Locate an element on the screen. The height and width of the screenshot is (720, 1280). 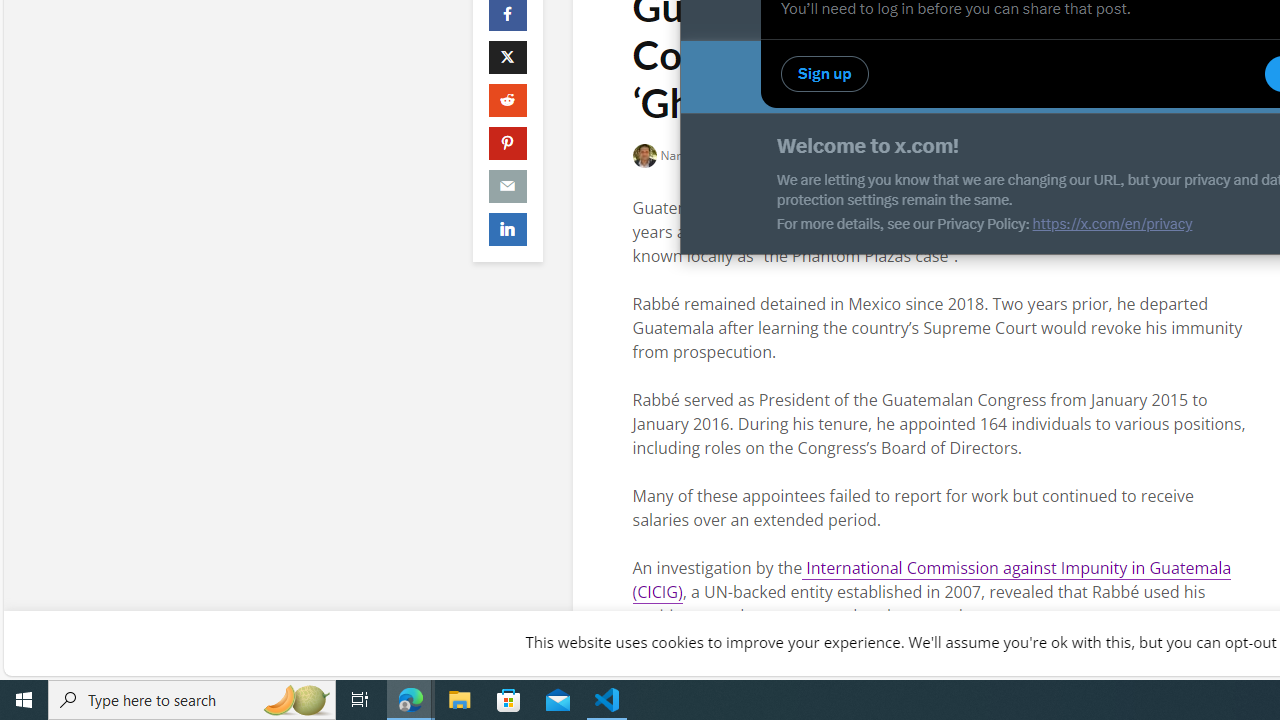
'Microsoft Edge - 2 running windows' is located at coordinates (410, 698).